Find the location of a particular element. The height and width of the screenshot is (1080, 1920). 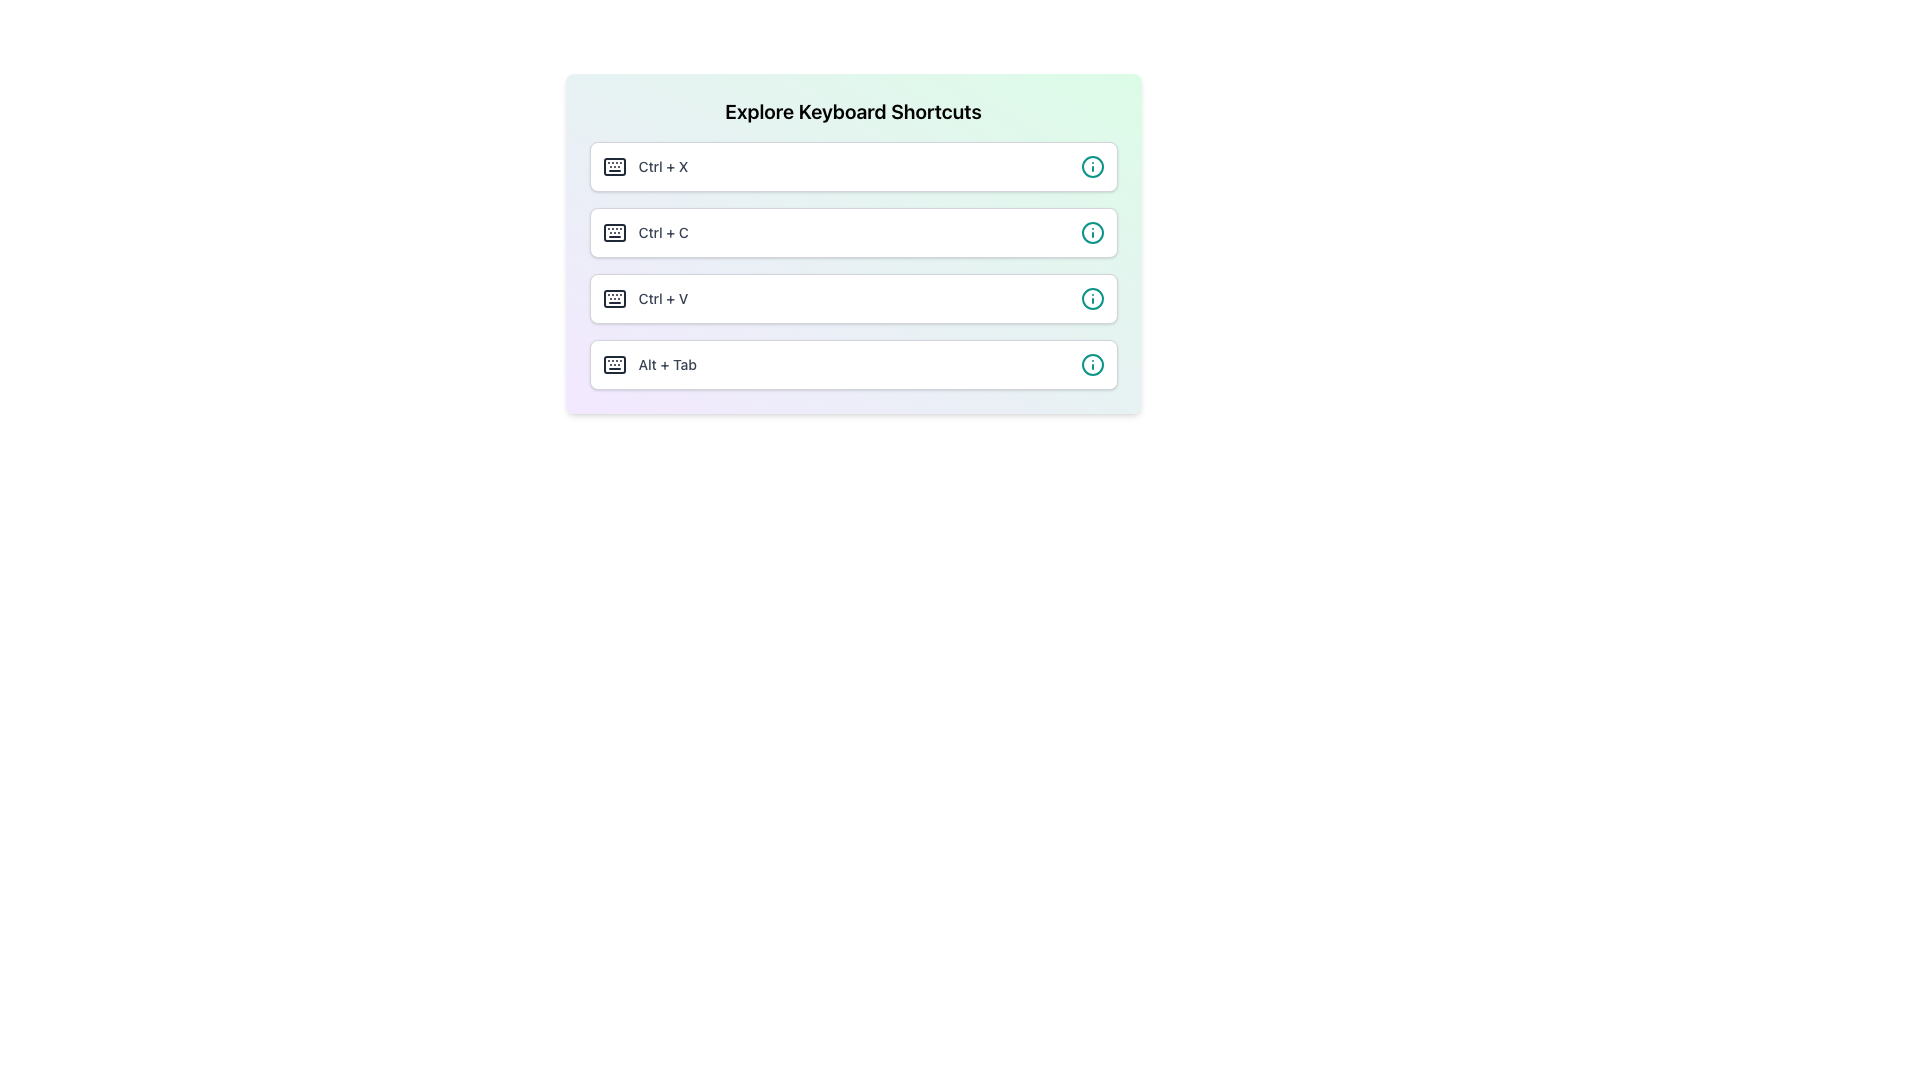

the fourth list item representing the 'Alt + Tab' keyboard shortcut is located at coordinates (853, 365).